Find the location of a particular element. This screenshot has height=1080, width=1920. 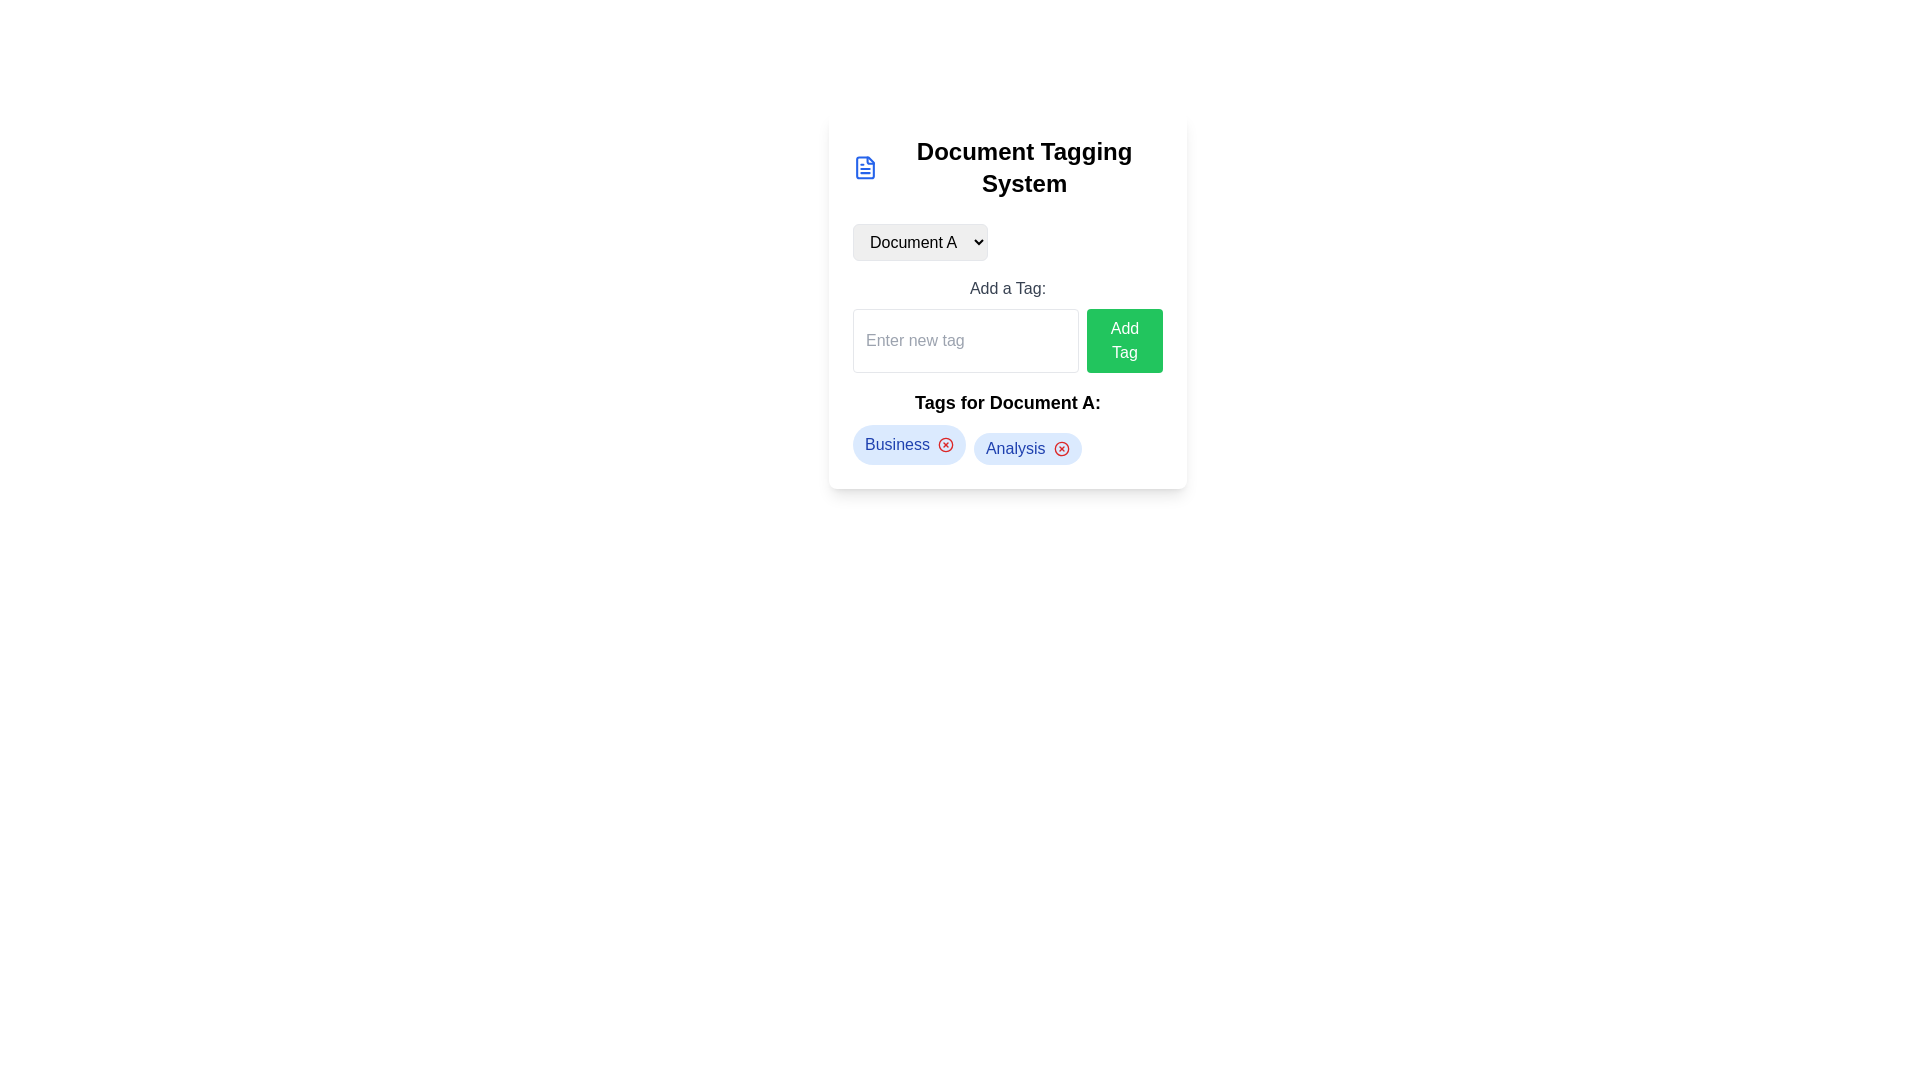

the Dropdown menu displaying 'Document A' to enable keyboard navigation is located at coordinates (919, 241).